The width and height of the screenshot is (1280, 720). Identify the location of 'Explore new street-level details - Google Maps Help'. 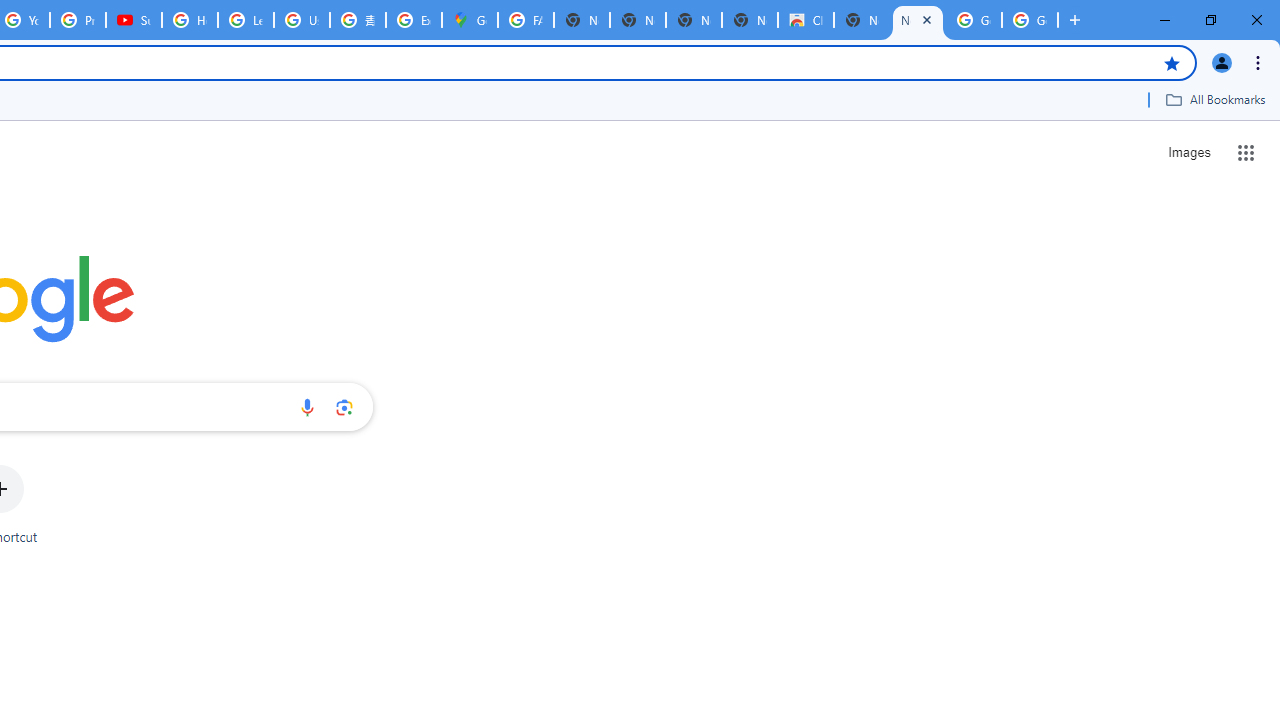
(413, 20).